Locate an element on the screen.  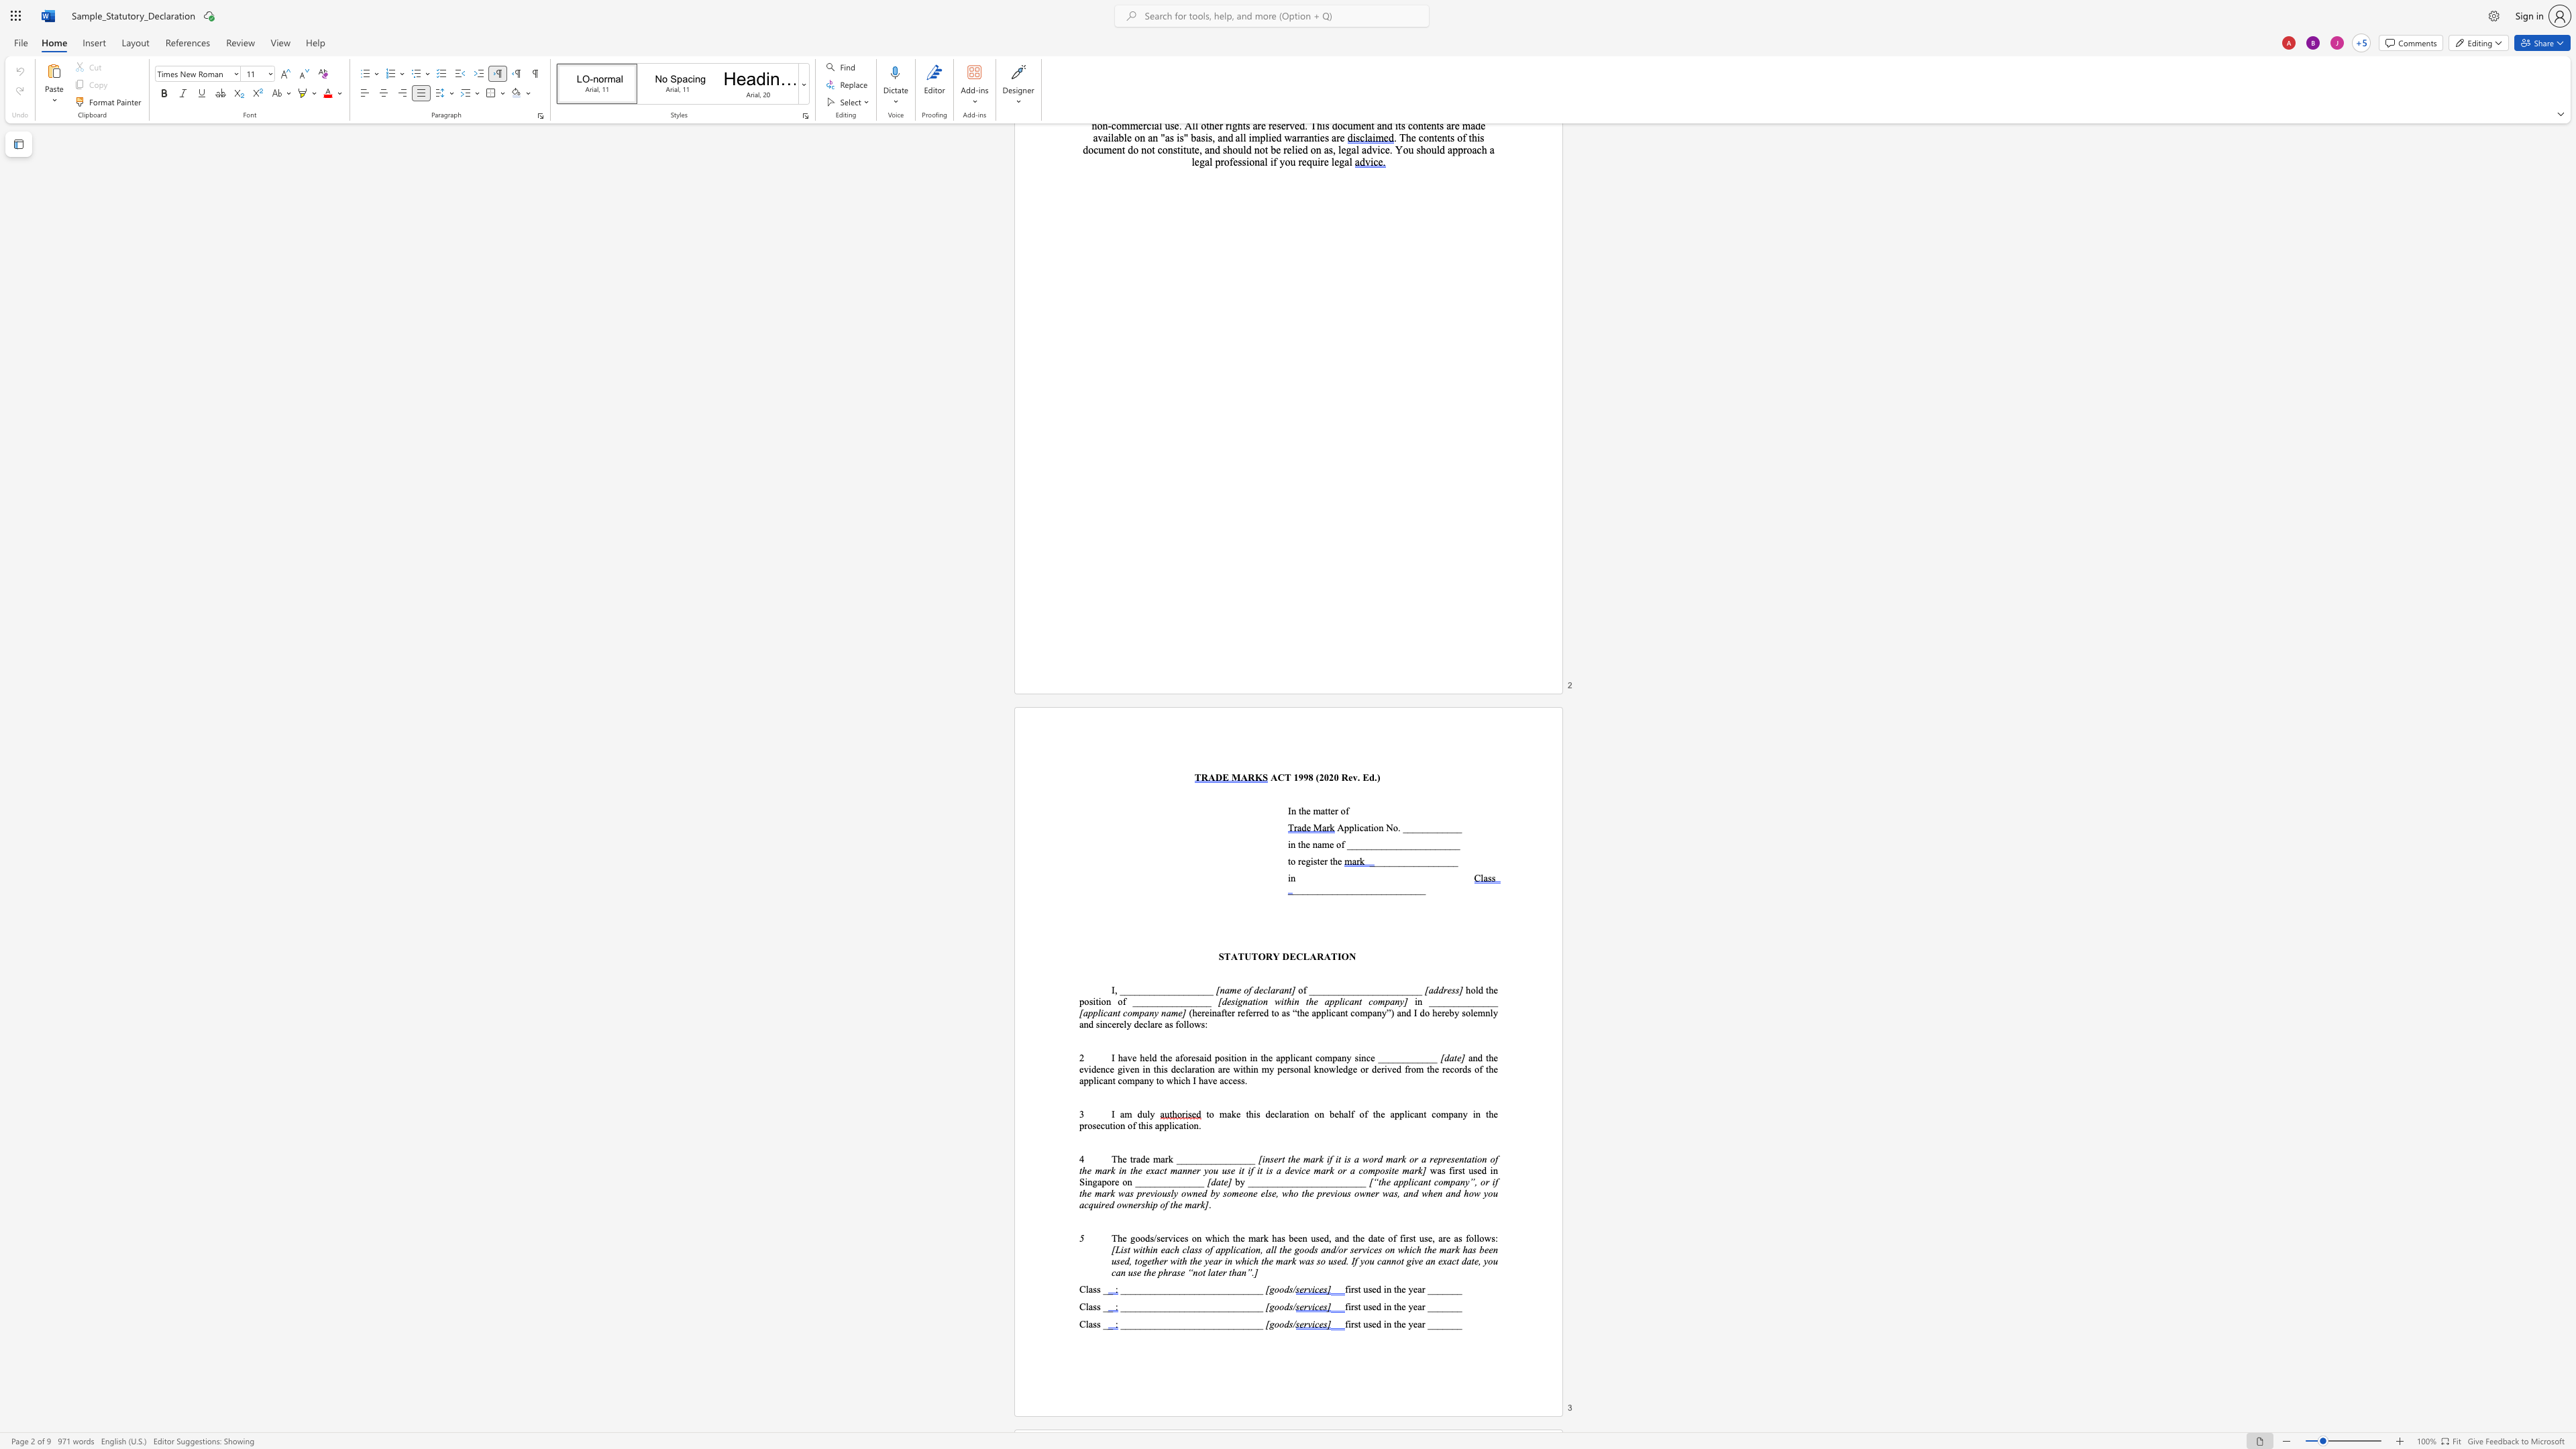
the 6th character "_" in the text is located at coordinates (1161, 1181).